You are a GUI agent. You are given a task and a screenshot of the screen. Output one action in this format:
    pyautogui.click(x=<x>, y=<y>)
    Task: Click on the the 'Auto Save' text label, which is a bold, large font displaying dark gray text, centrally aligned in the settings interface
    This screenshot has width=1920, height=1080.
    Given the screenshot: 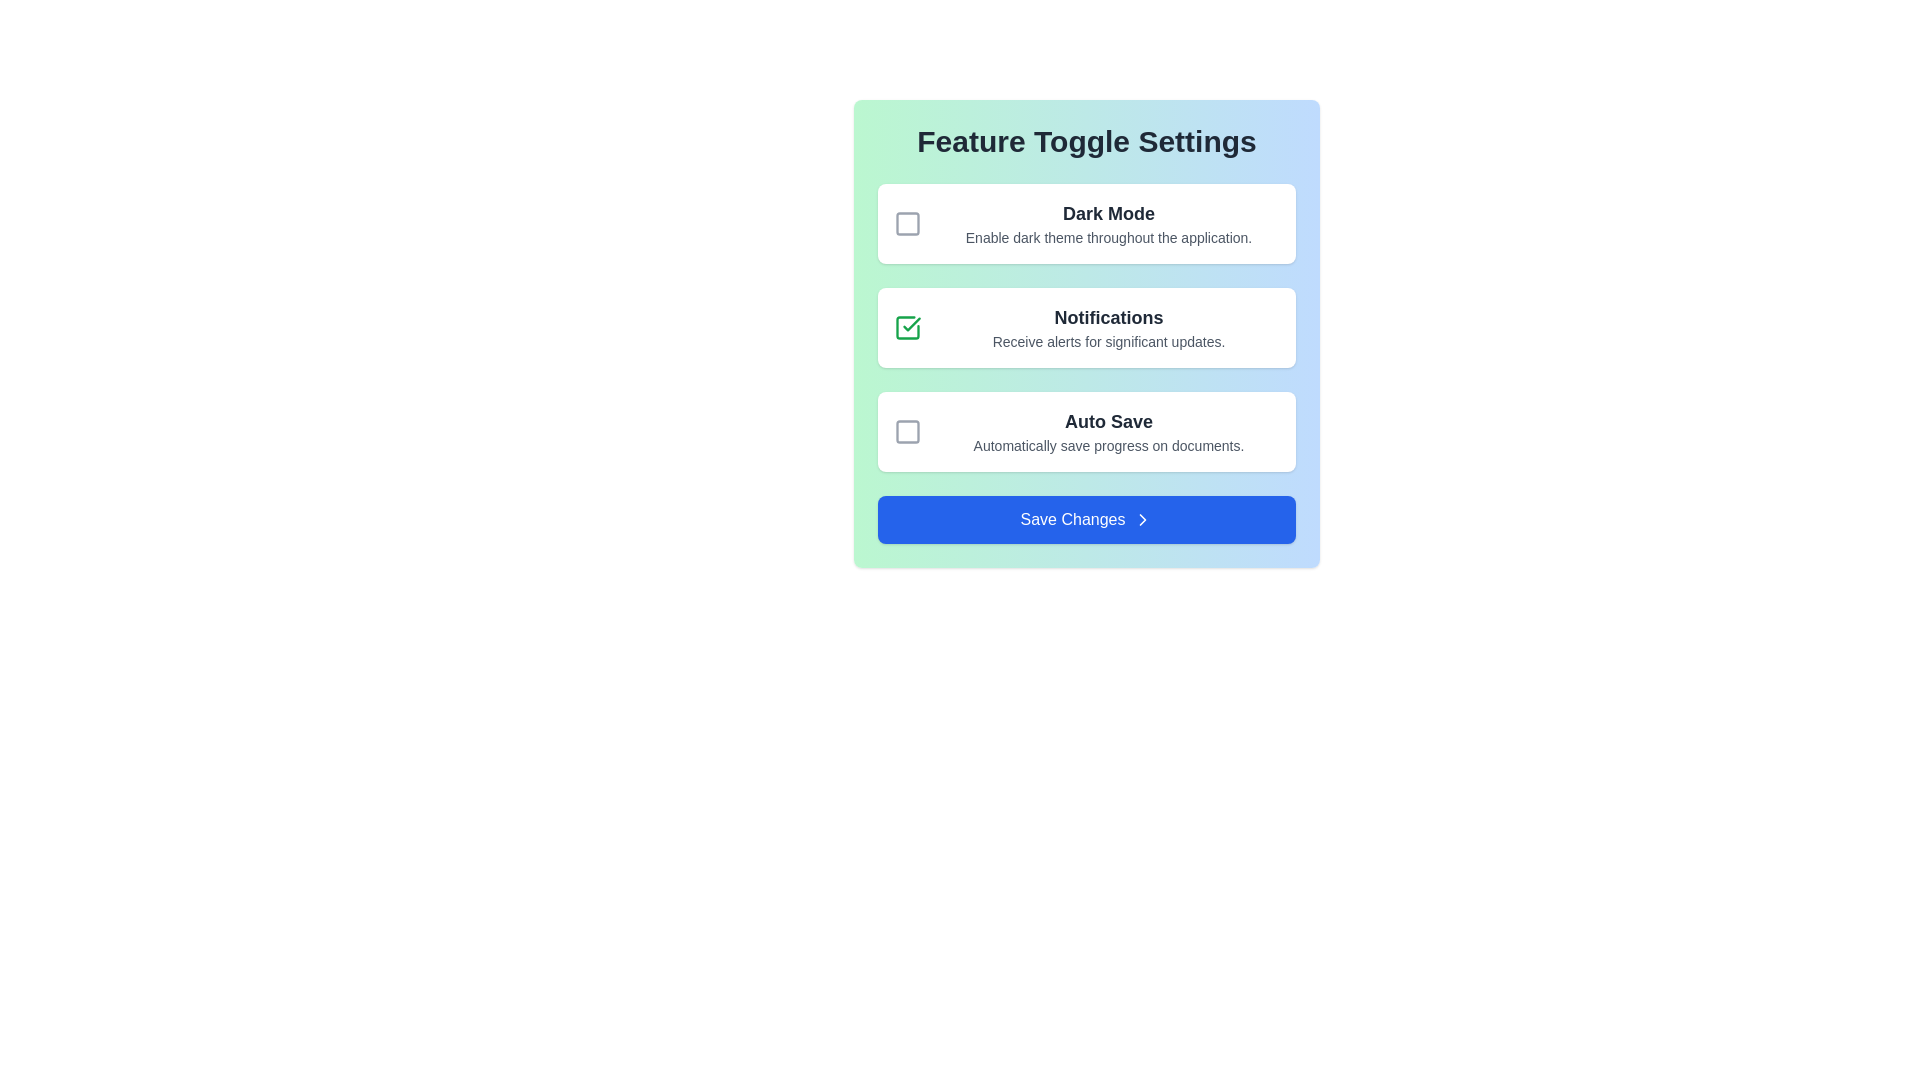 What is the action you would take?
    pyautogui.click(x=1107, y=420)
    